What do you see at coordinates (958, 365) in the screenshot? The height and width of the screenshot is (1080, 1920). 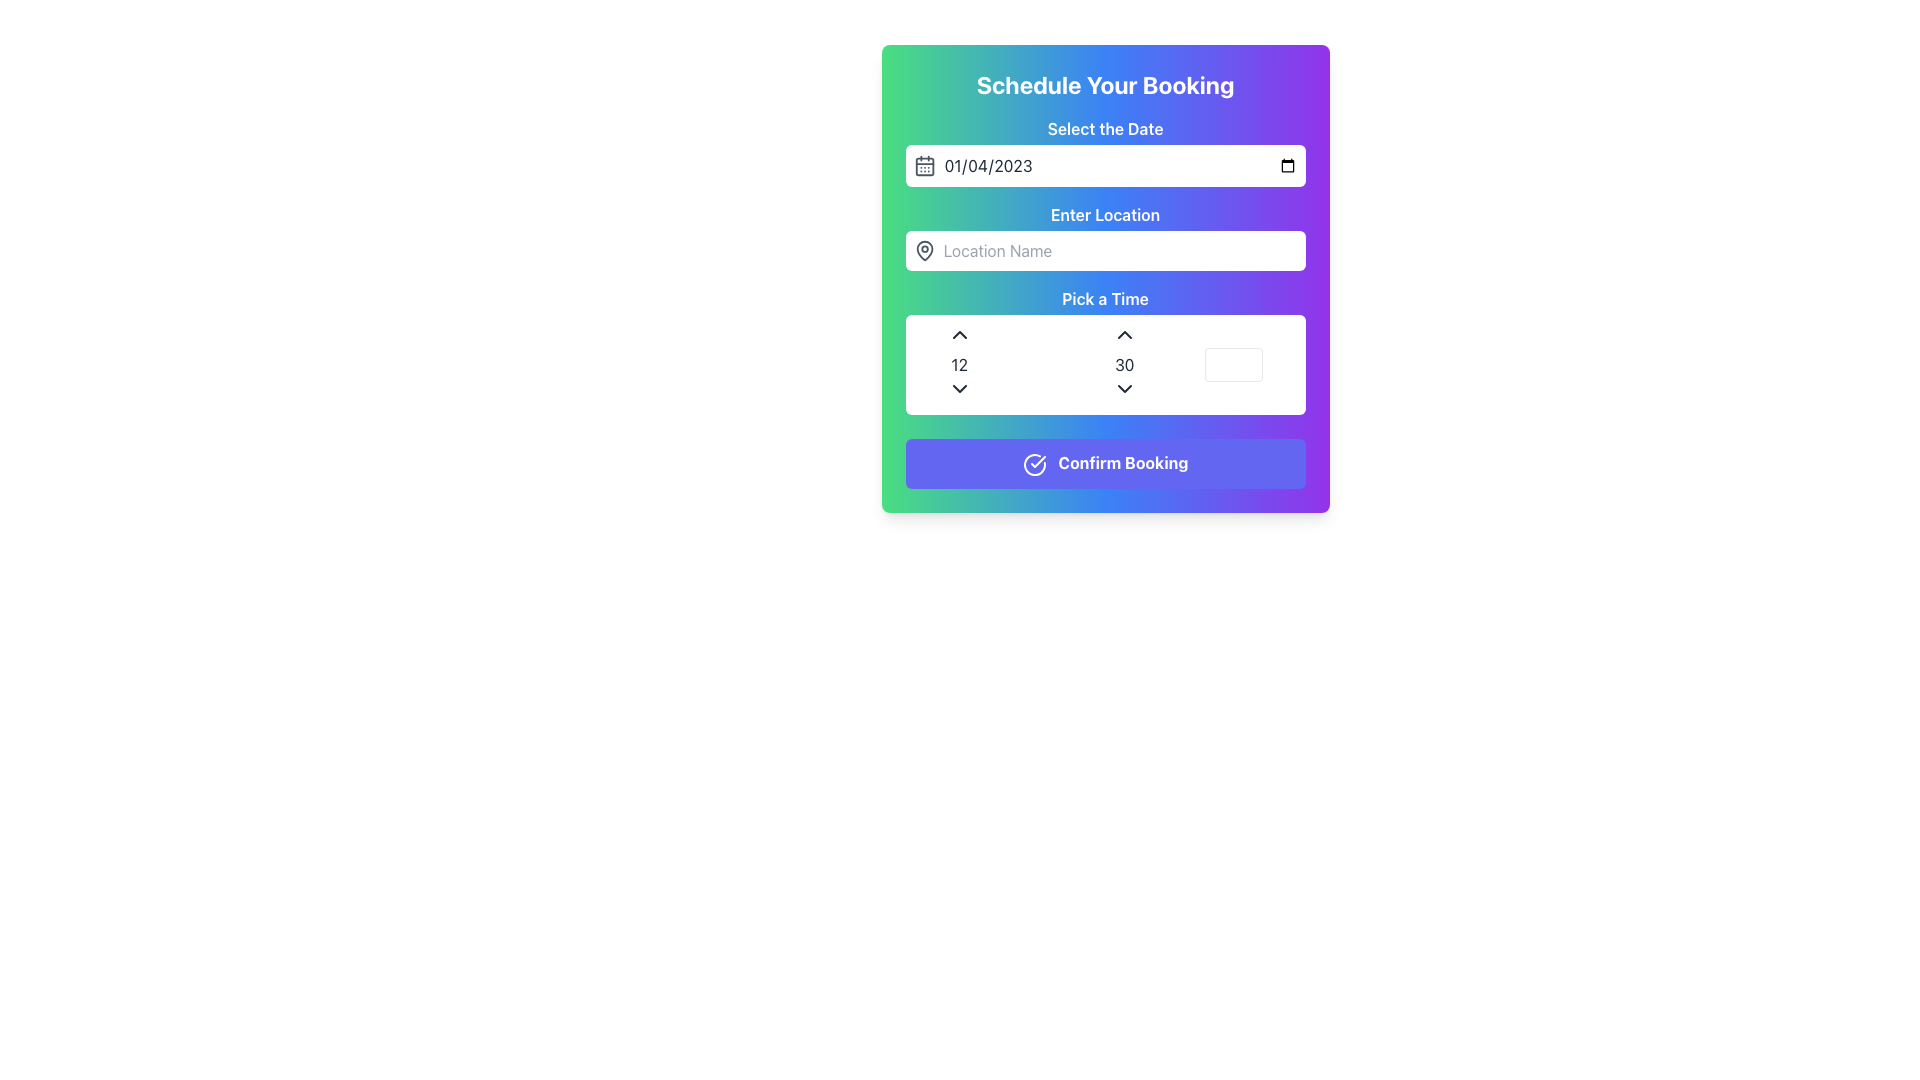 I see `displayed hour value from the informational text label located between the up and down arrow buttons in the time picker component` at bounding box center [958, 365].